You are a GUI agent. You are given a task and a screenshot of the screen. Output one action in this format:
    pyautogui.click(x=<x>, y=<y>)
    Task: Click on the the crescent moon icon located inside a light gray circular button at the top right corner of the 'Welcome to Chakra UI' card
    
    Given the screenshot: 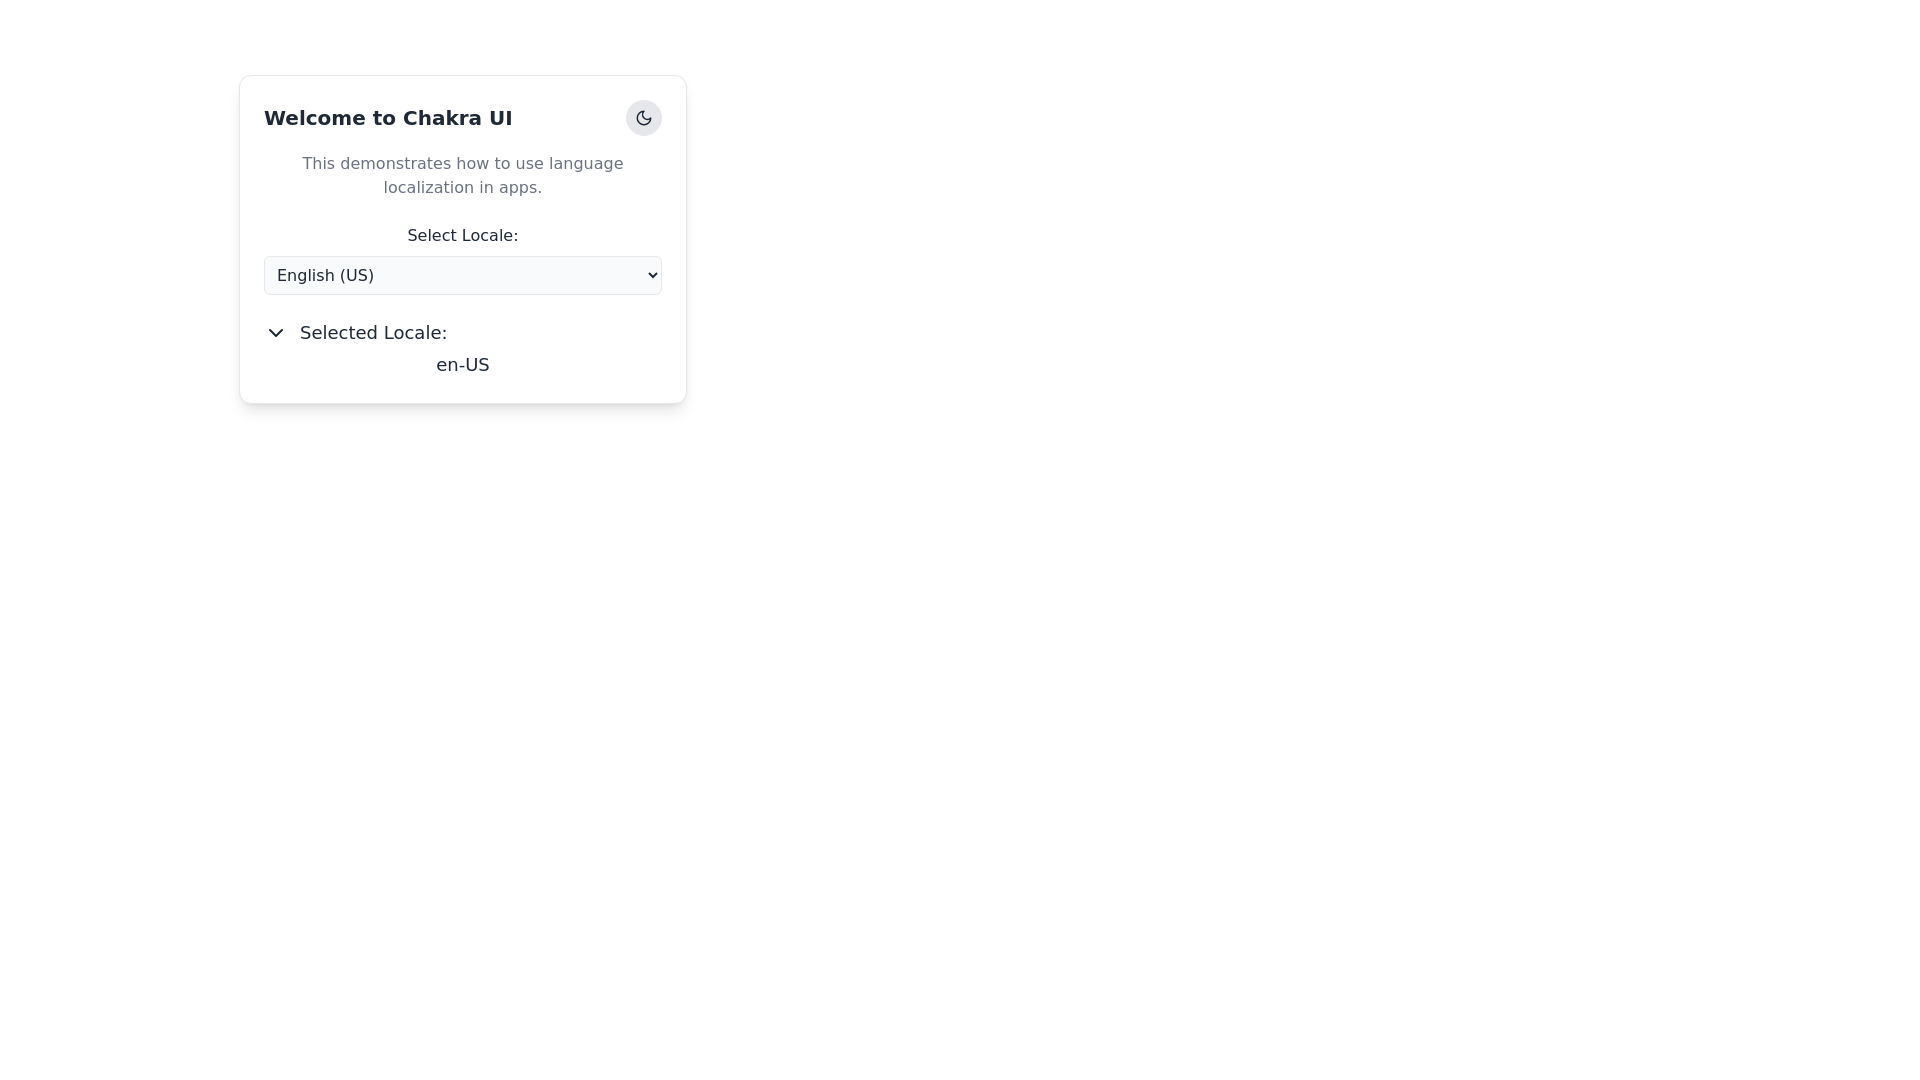 What is the action you would take?
    pyautogui.click(x=643, y=118)
    